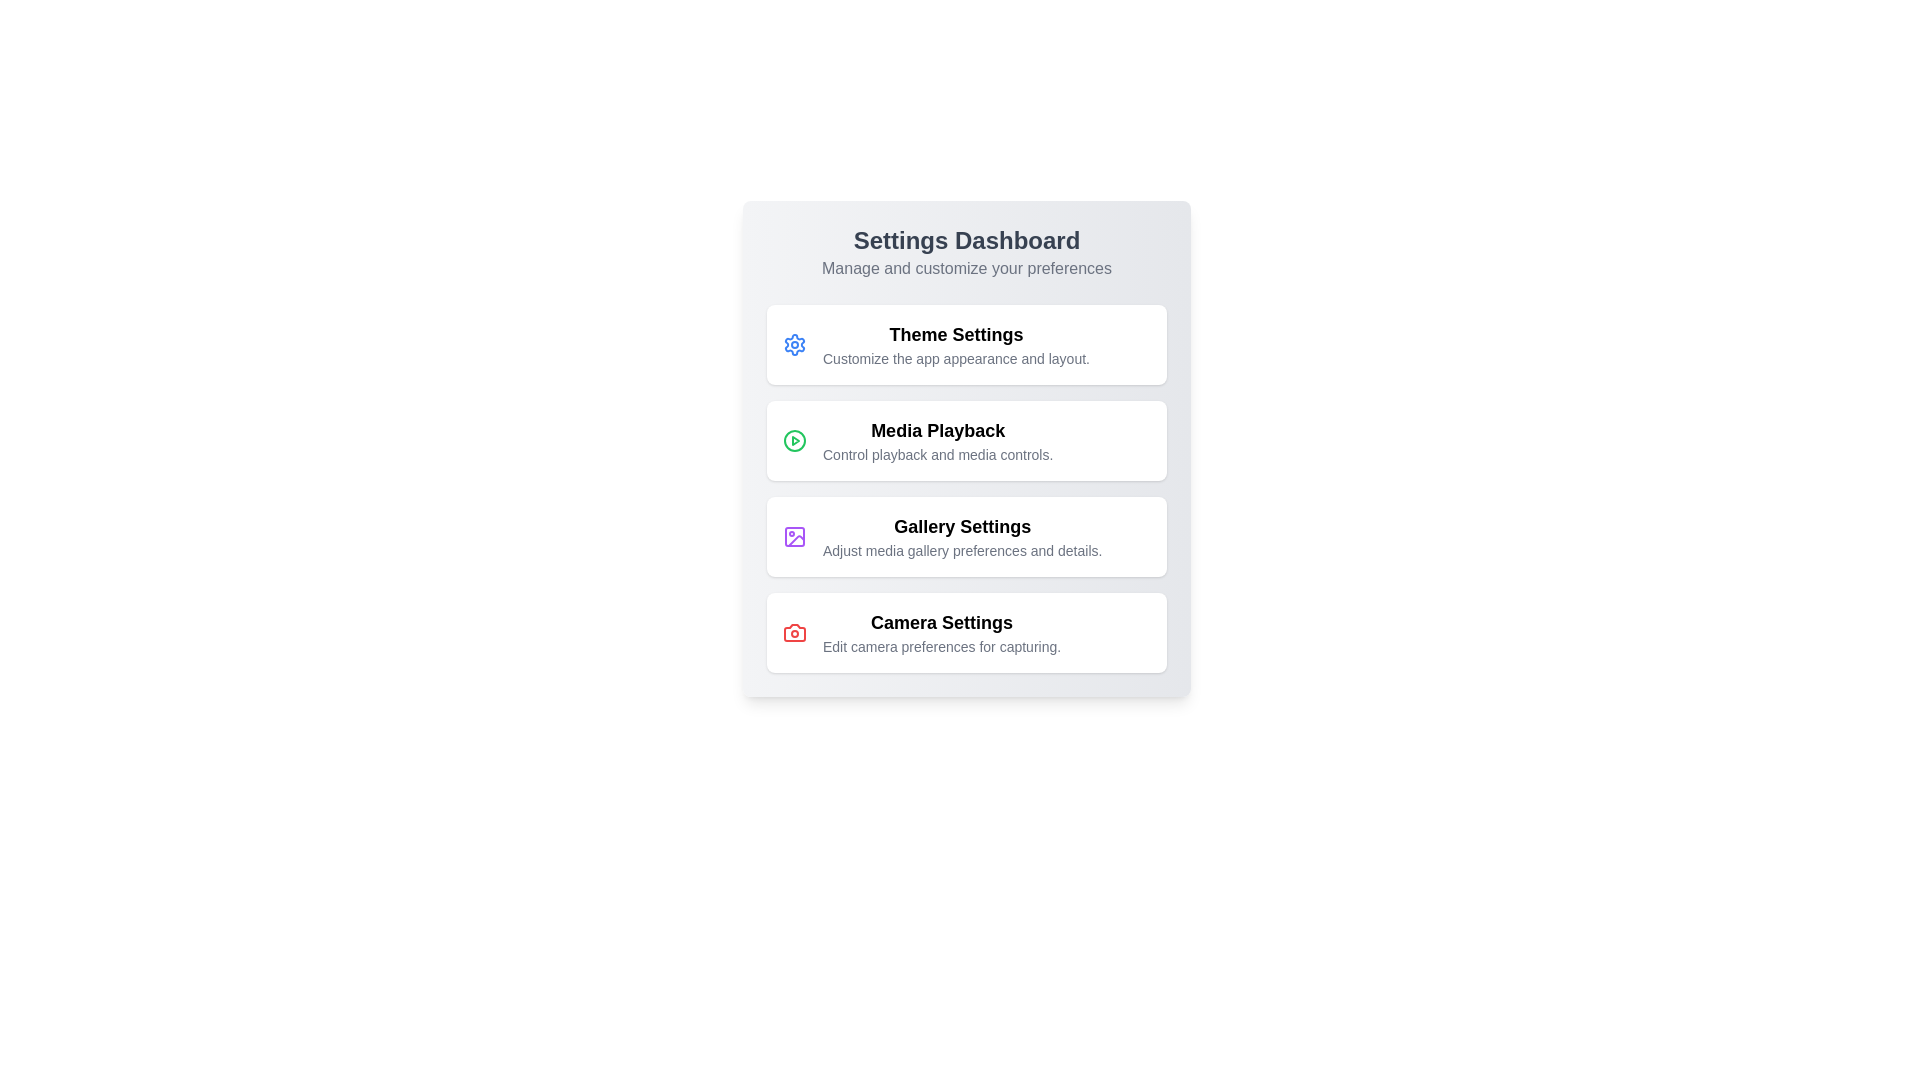  Describe the element at coordinates (962, 551) in the screenshot. I see `the grey text label stating 'Adjust media gallery preferences and details', which is located below the bold title 'Gallery Settings'` at that location.